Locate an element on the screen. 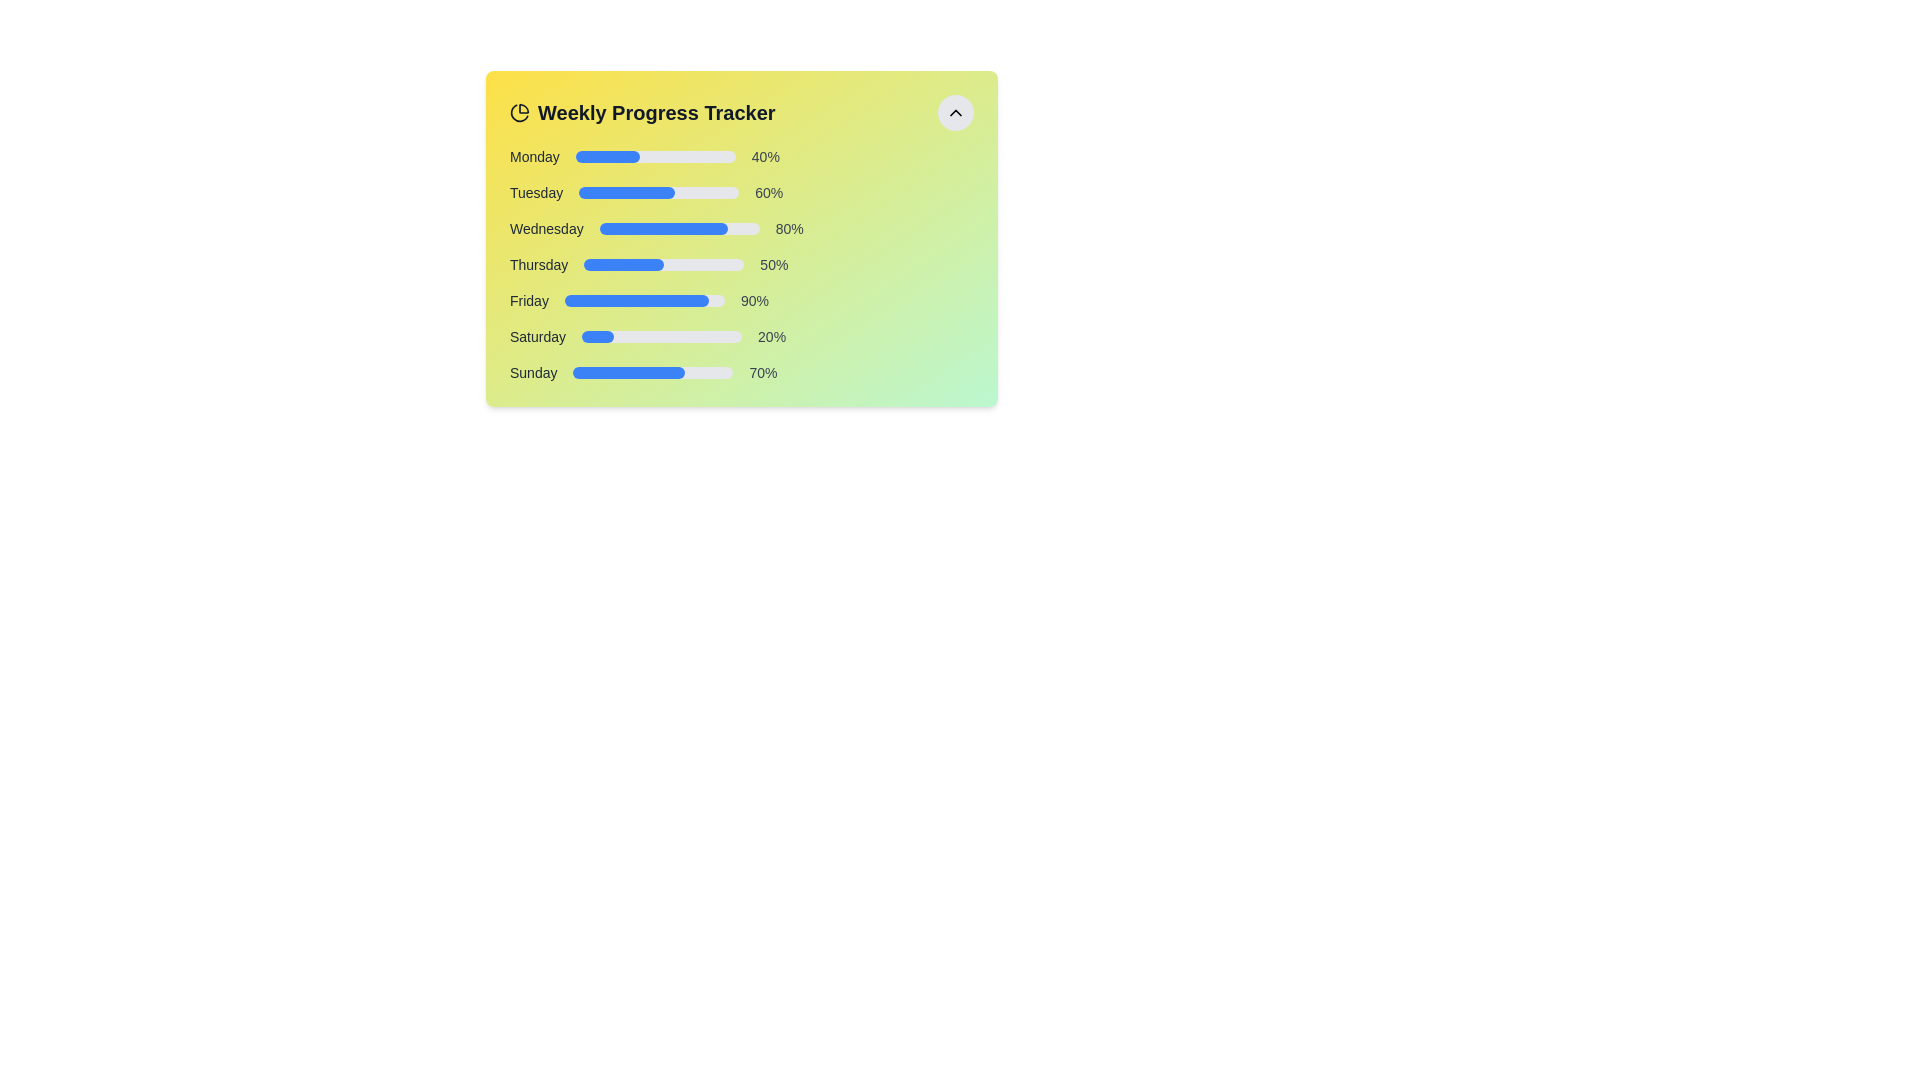 Image resolution: width=1920 pixels, height=1080 pixels. blue-colored progress bar segment filling 50% of the progress bar for 'Thursday' in the weekly tracker interface is located at coordinates (623, 264).